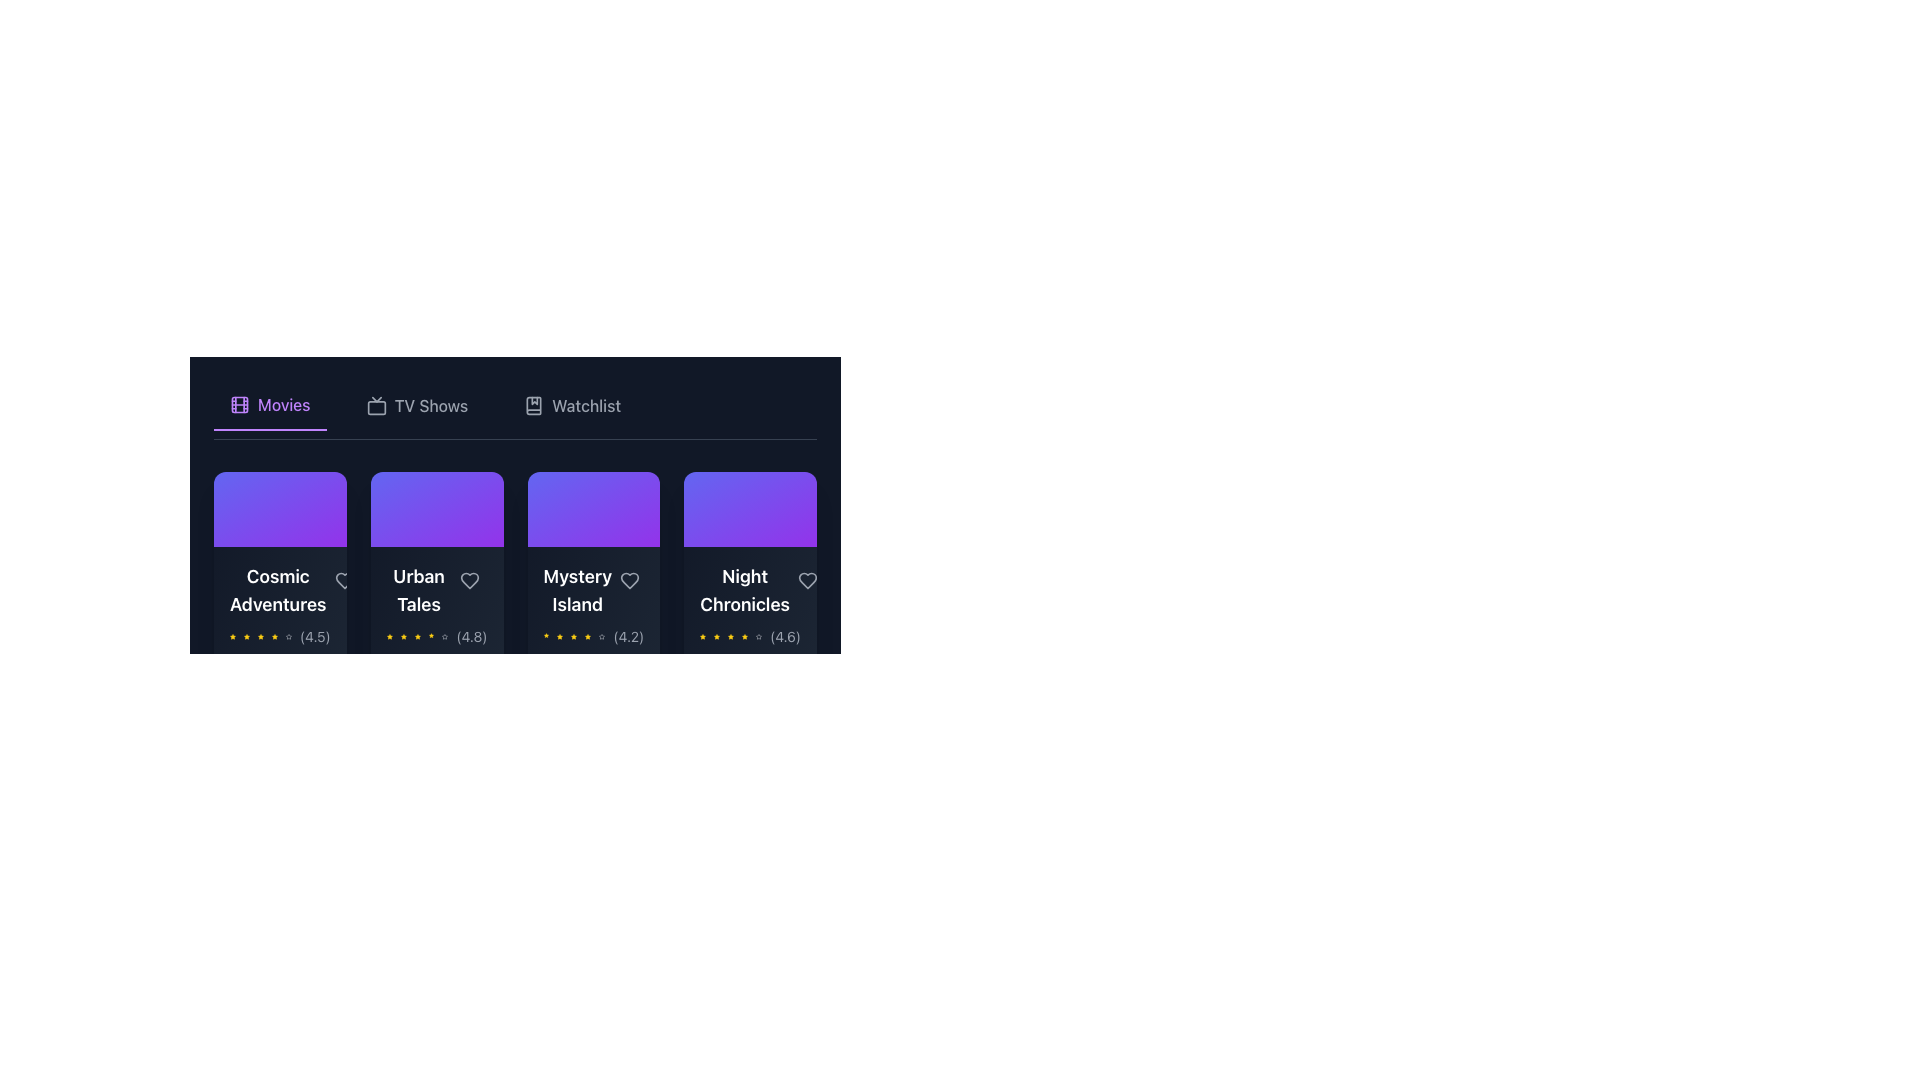 Image resolution: width=1920 pixels, height=1080 pixels. Describe the element at coordinates (269, 405) in the screenshot. I see `the active navigation menu item 'Movies' with the purple text and film roll icon` at that location.